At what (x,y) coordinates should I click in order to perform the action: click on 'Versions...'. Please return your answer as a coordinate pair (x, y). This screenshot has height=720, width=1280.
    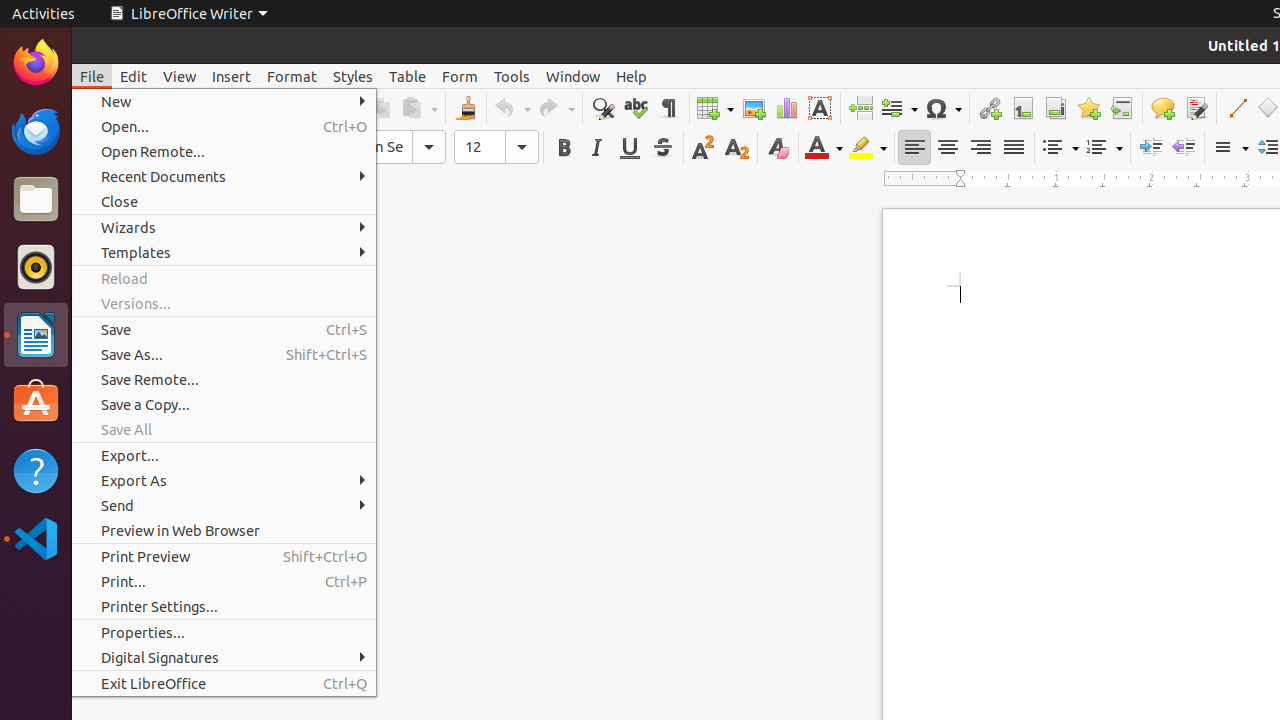
    Looking at the image, I should click on (224, 303).